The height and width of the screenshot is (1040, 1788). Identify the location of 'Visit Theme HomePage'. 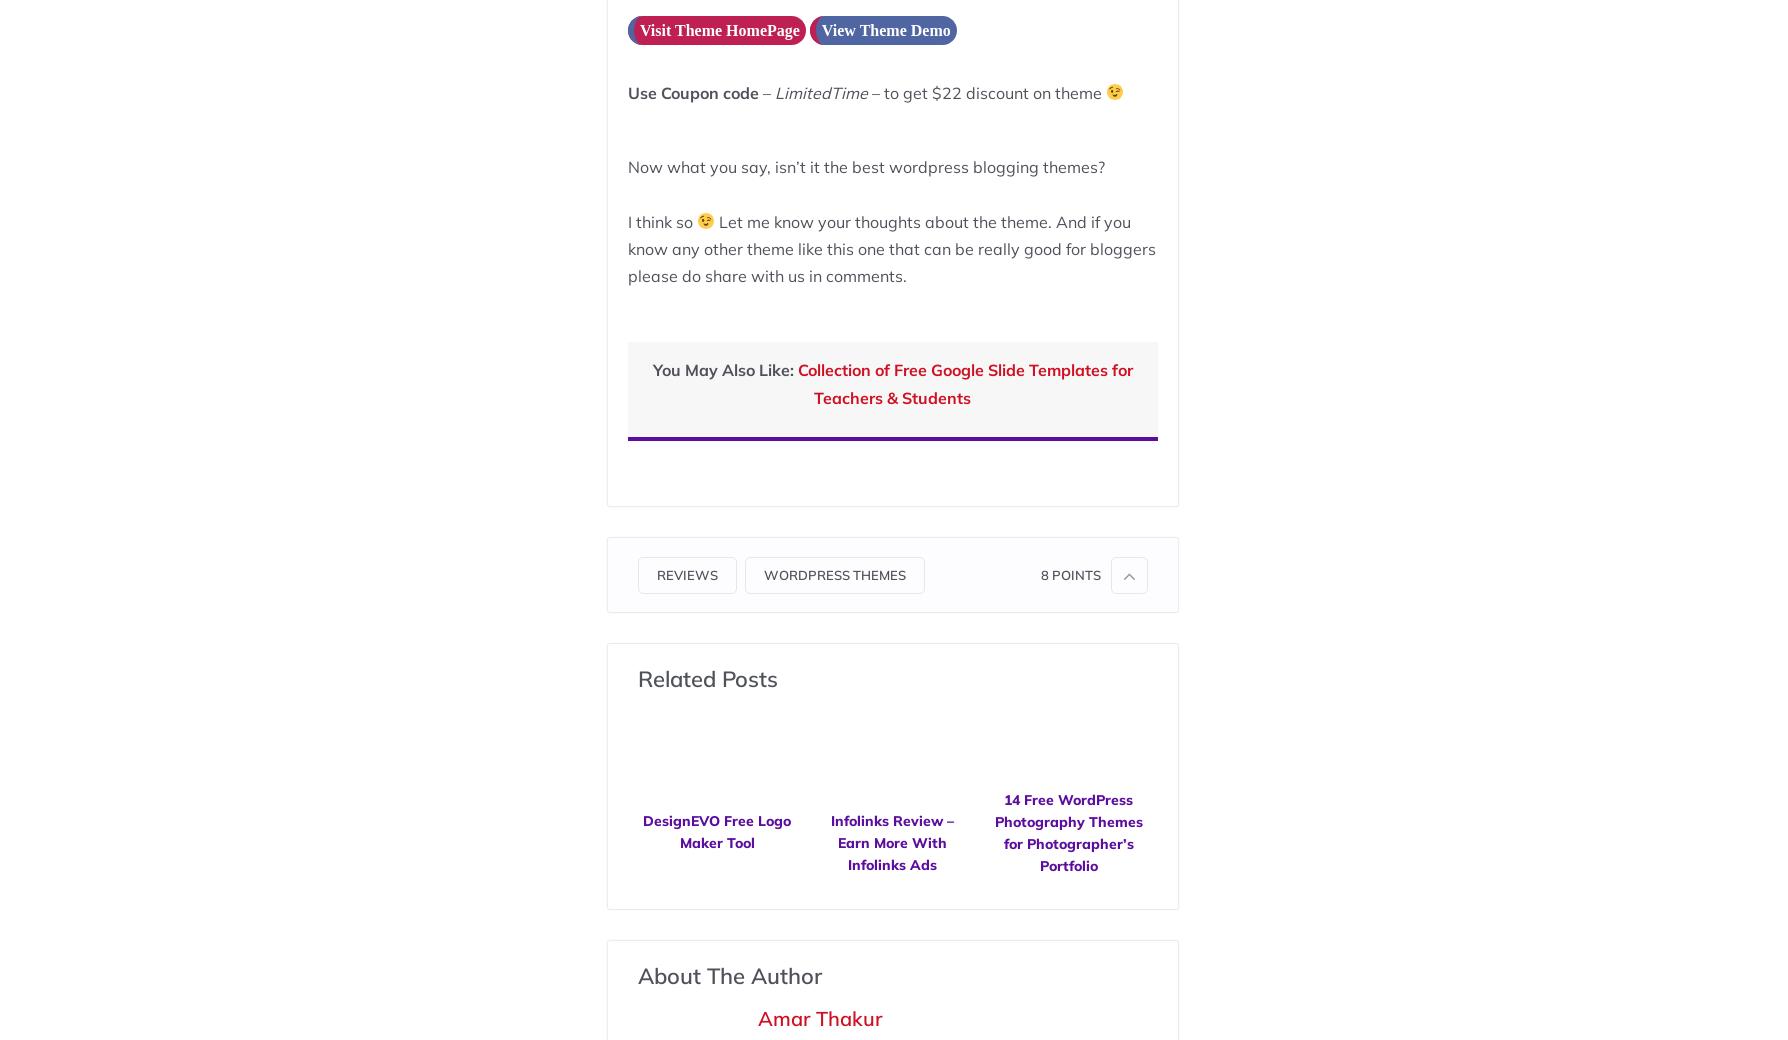
(717, 28).